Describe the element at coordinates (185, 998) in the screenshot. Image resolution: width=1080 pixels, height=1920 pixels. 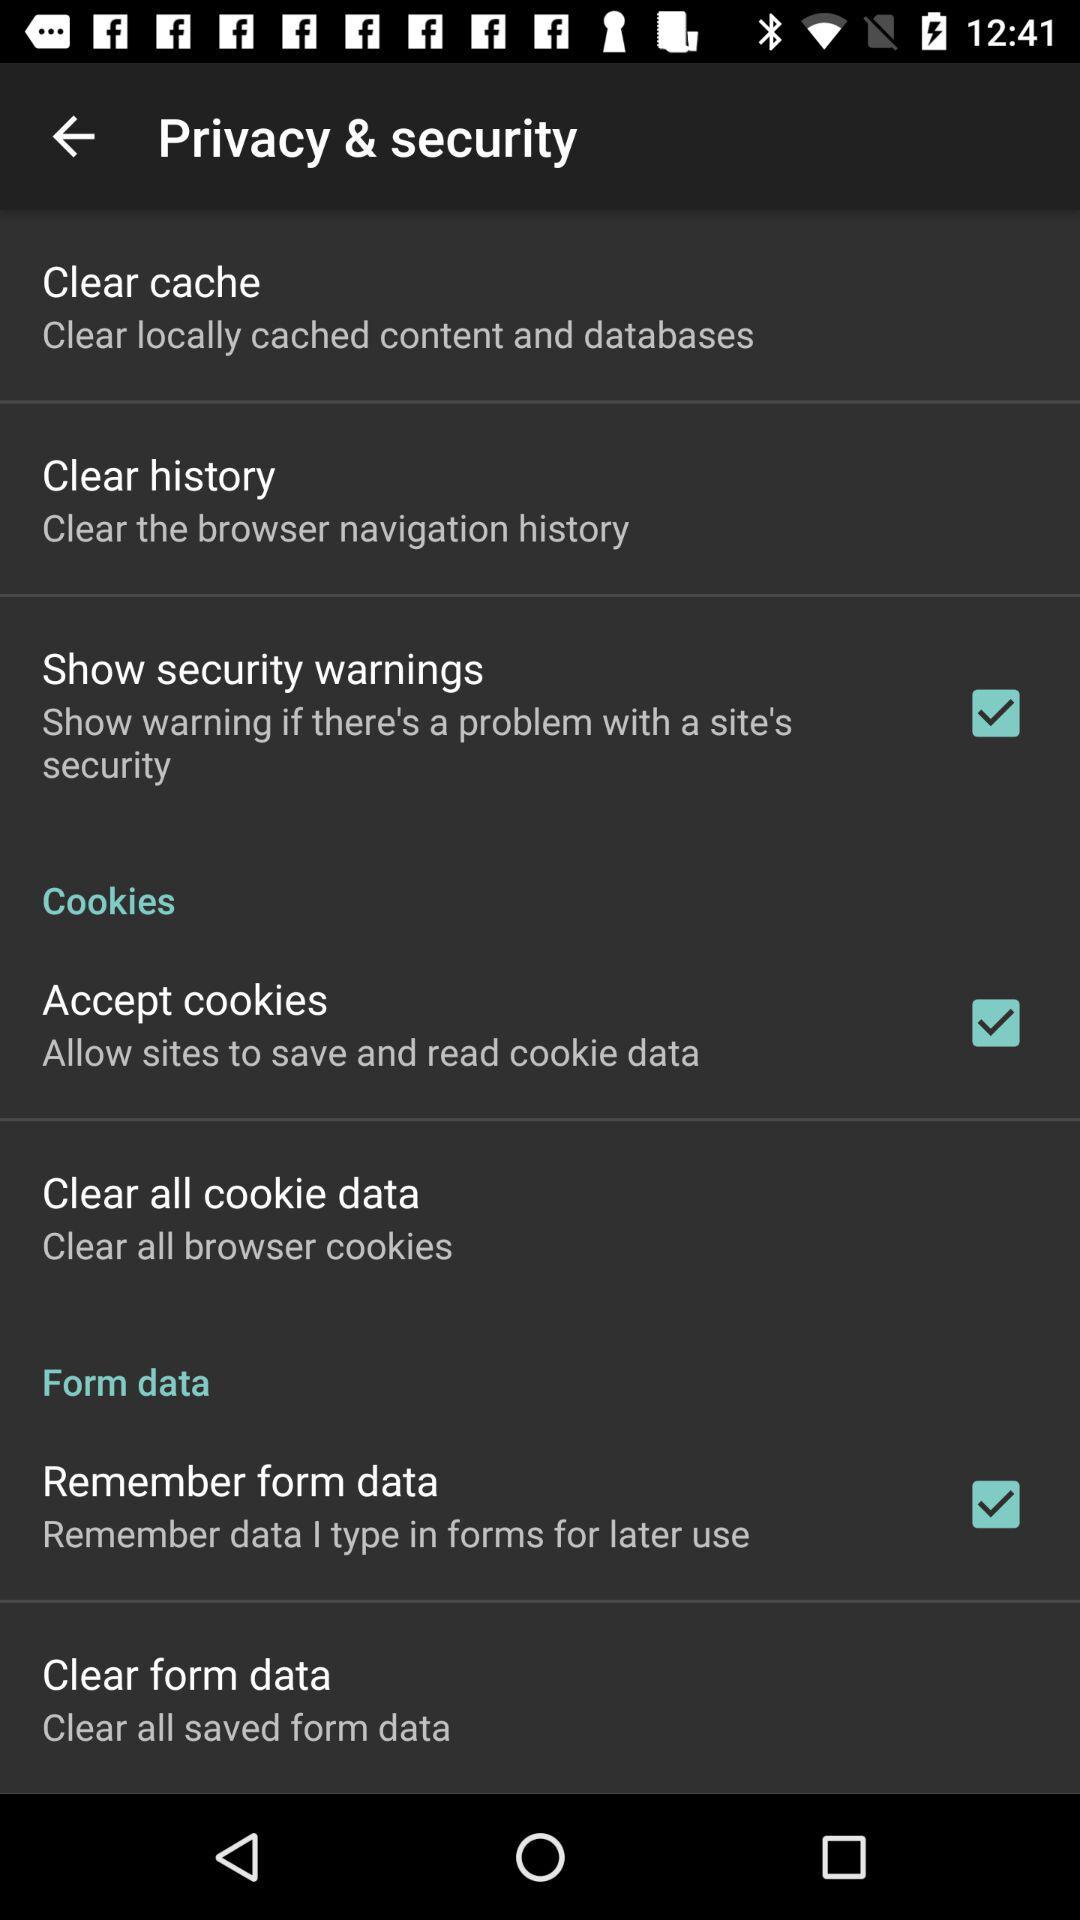
I see `the accept cookies item` at that location.